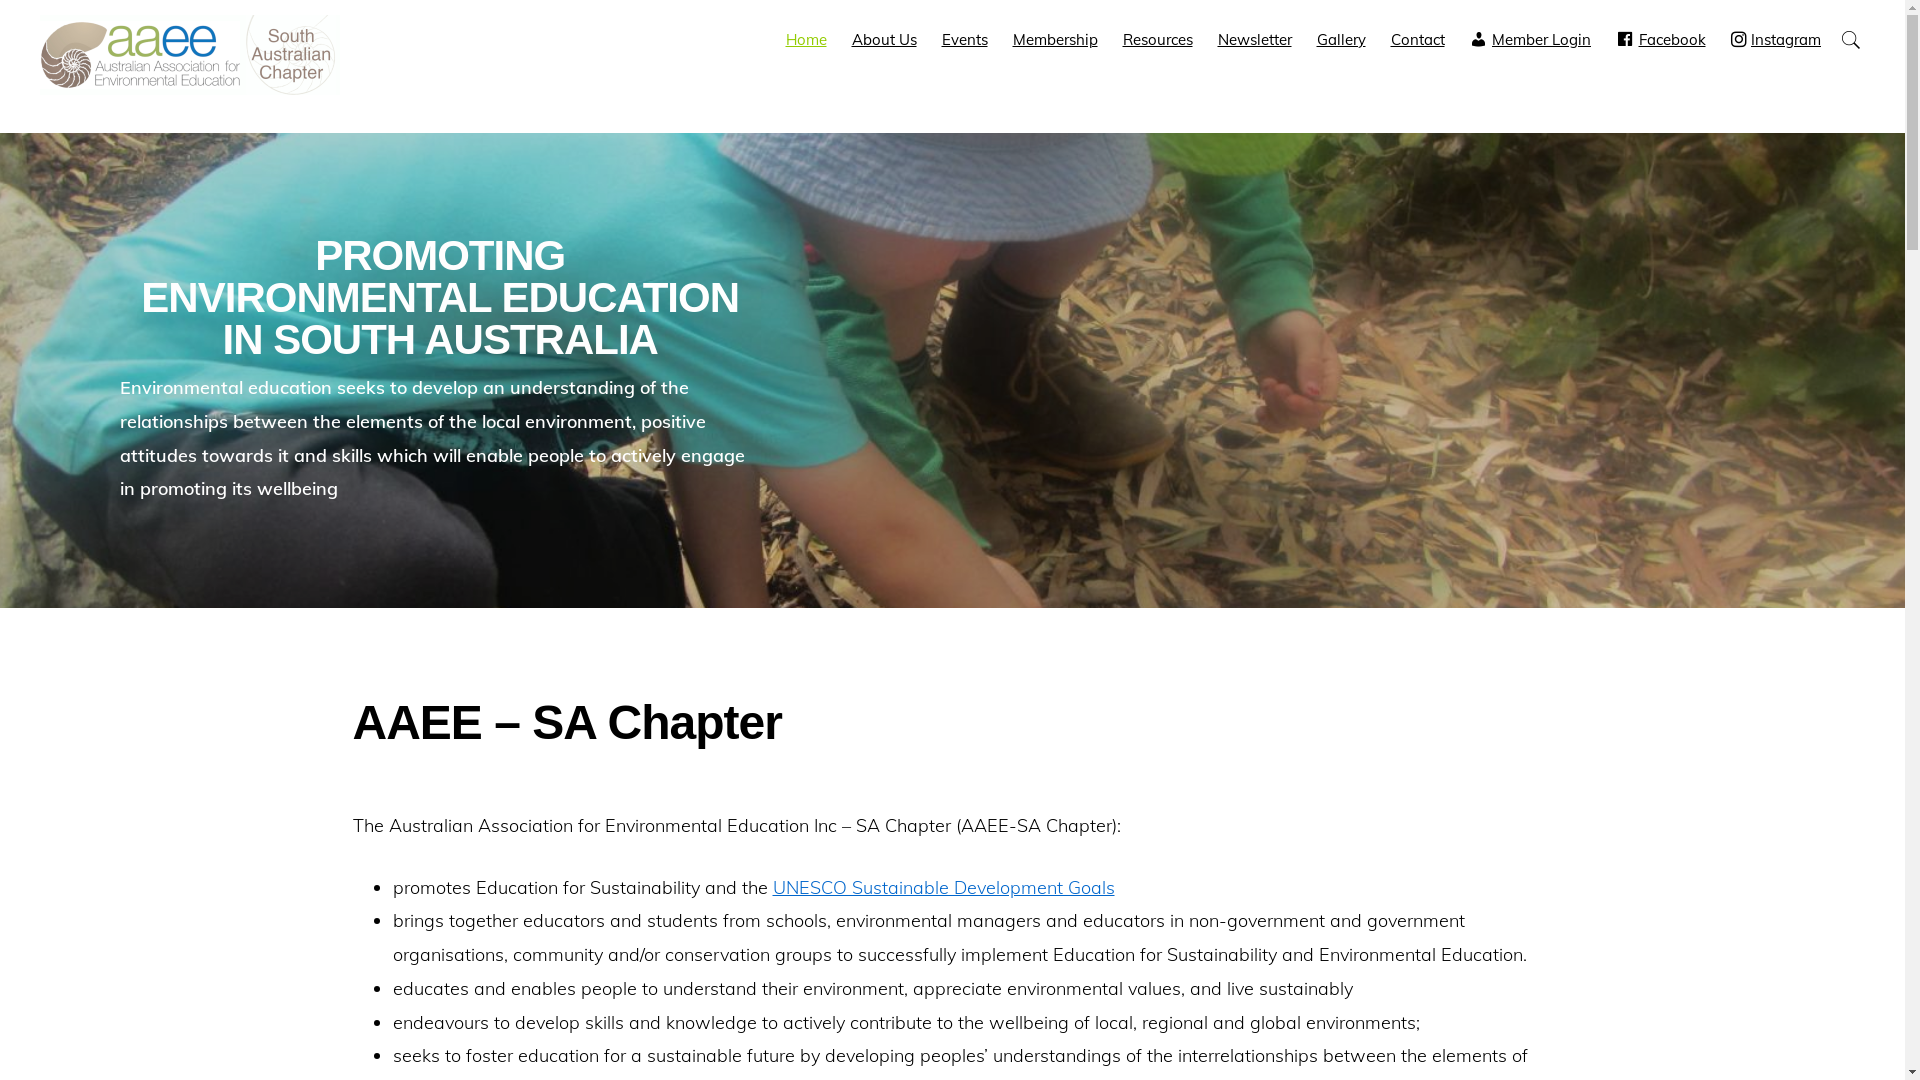 Image resolution: width=1920 pixels, height=1080 pixels. What do you see at coordinates (941, 886) in the screenshot?
I see `'UNESCO Sustainable Development Goals'` at bounding box center [941, 886].